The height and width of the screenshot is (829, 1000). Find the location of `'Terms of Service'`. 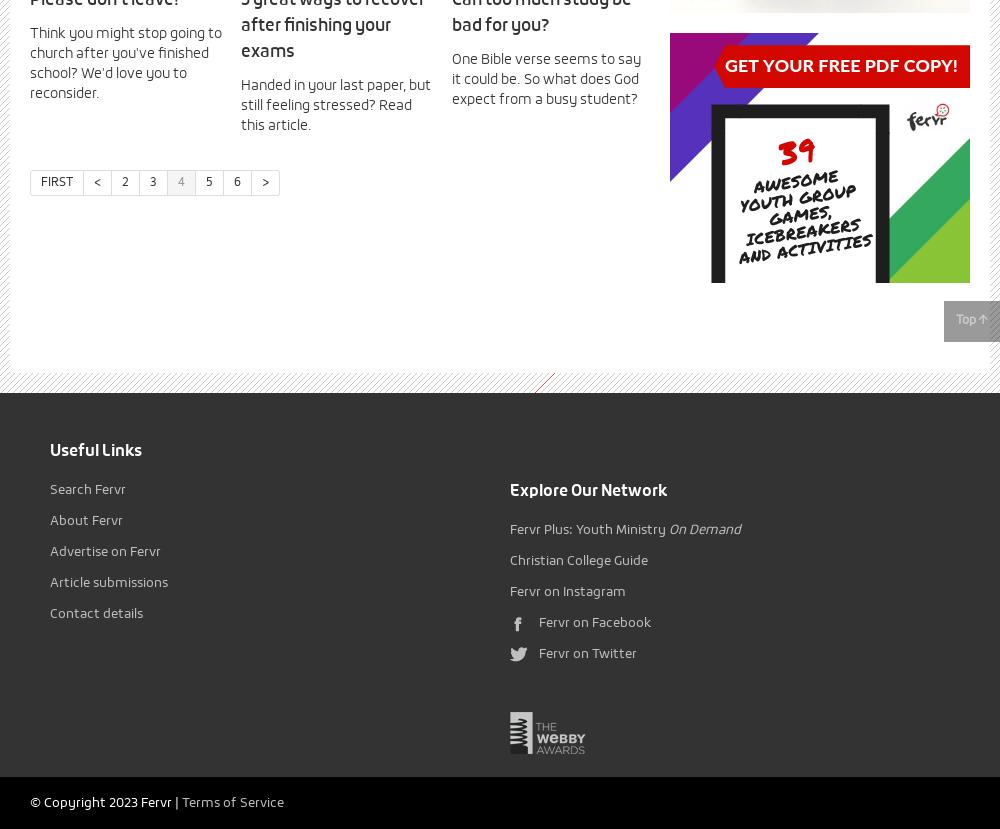

'Terms of Service' is located at coordinates (182, 802).